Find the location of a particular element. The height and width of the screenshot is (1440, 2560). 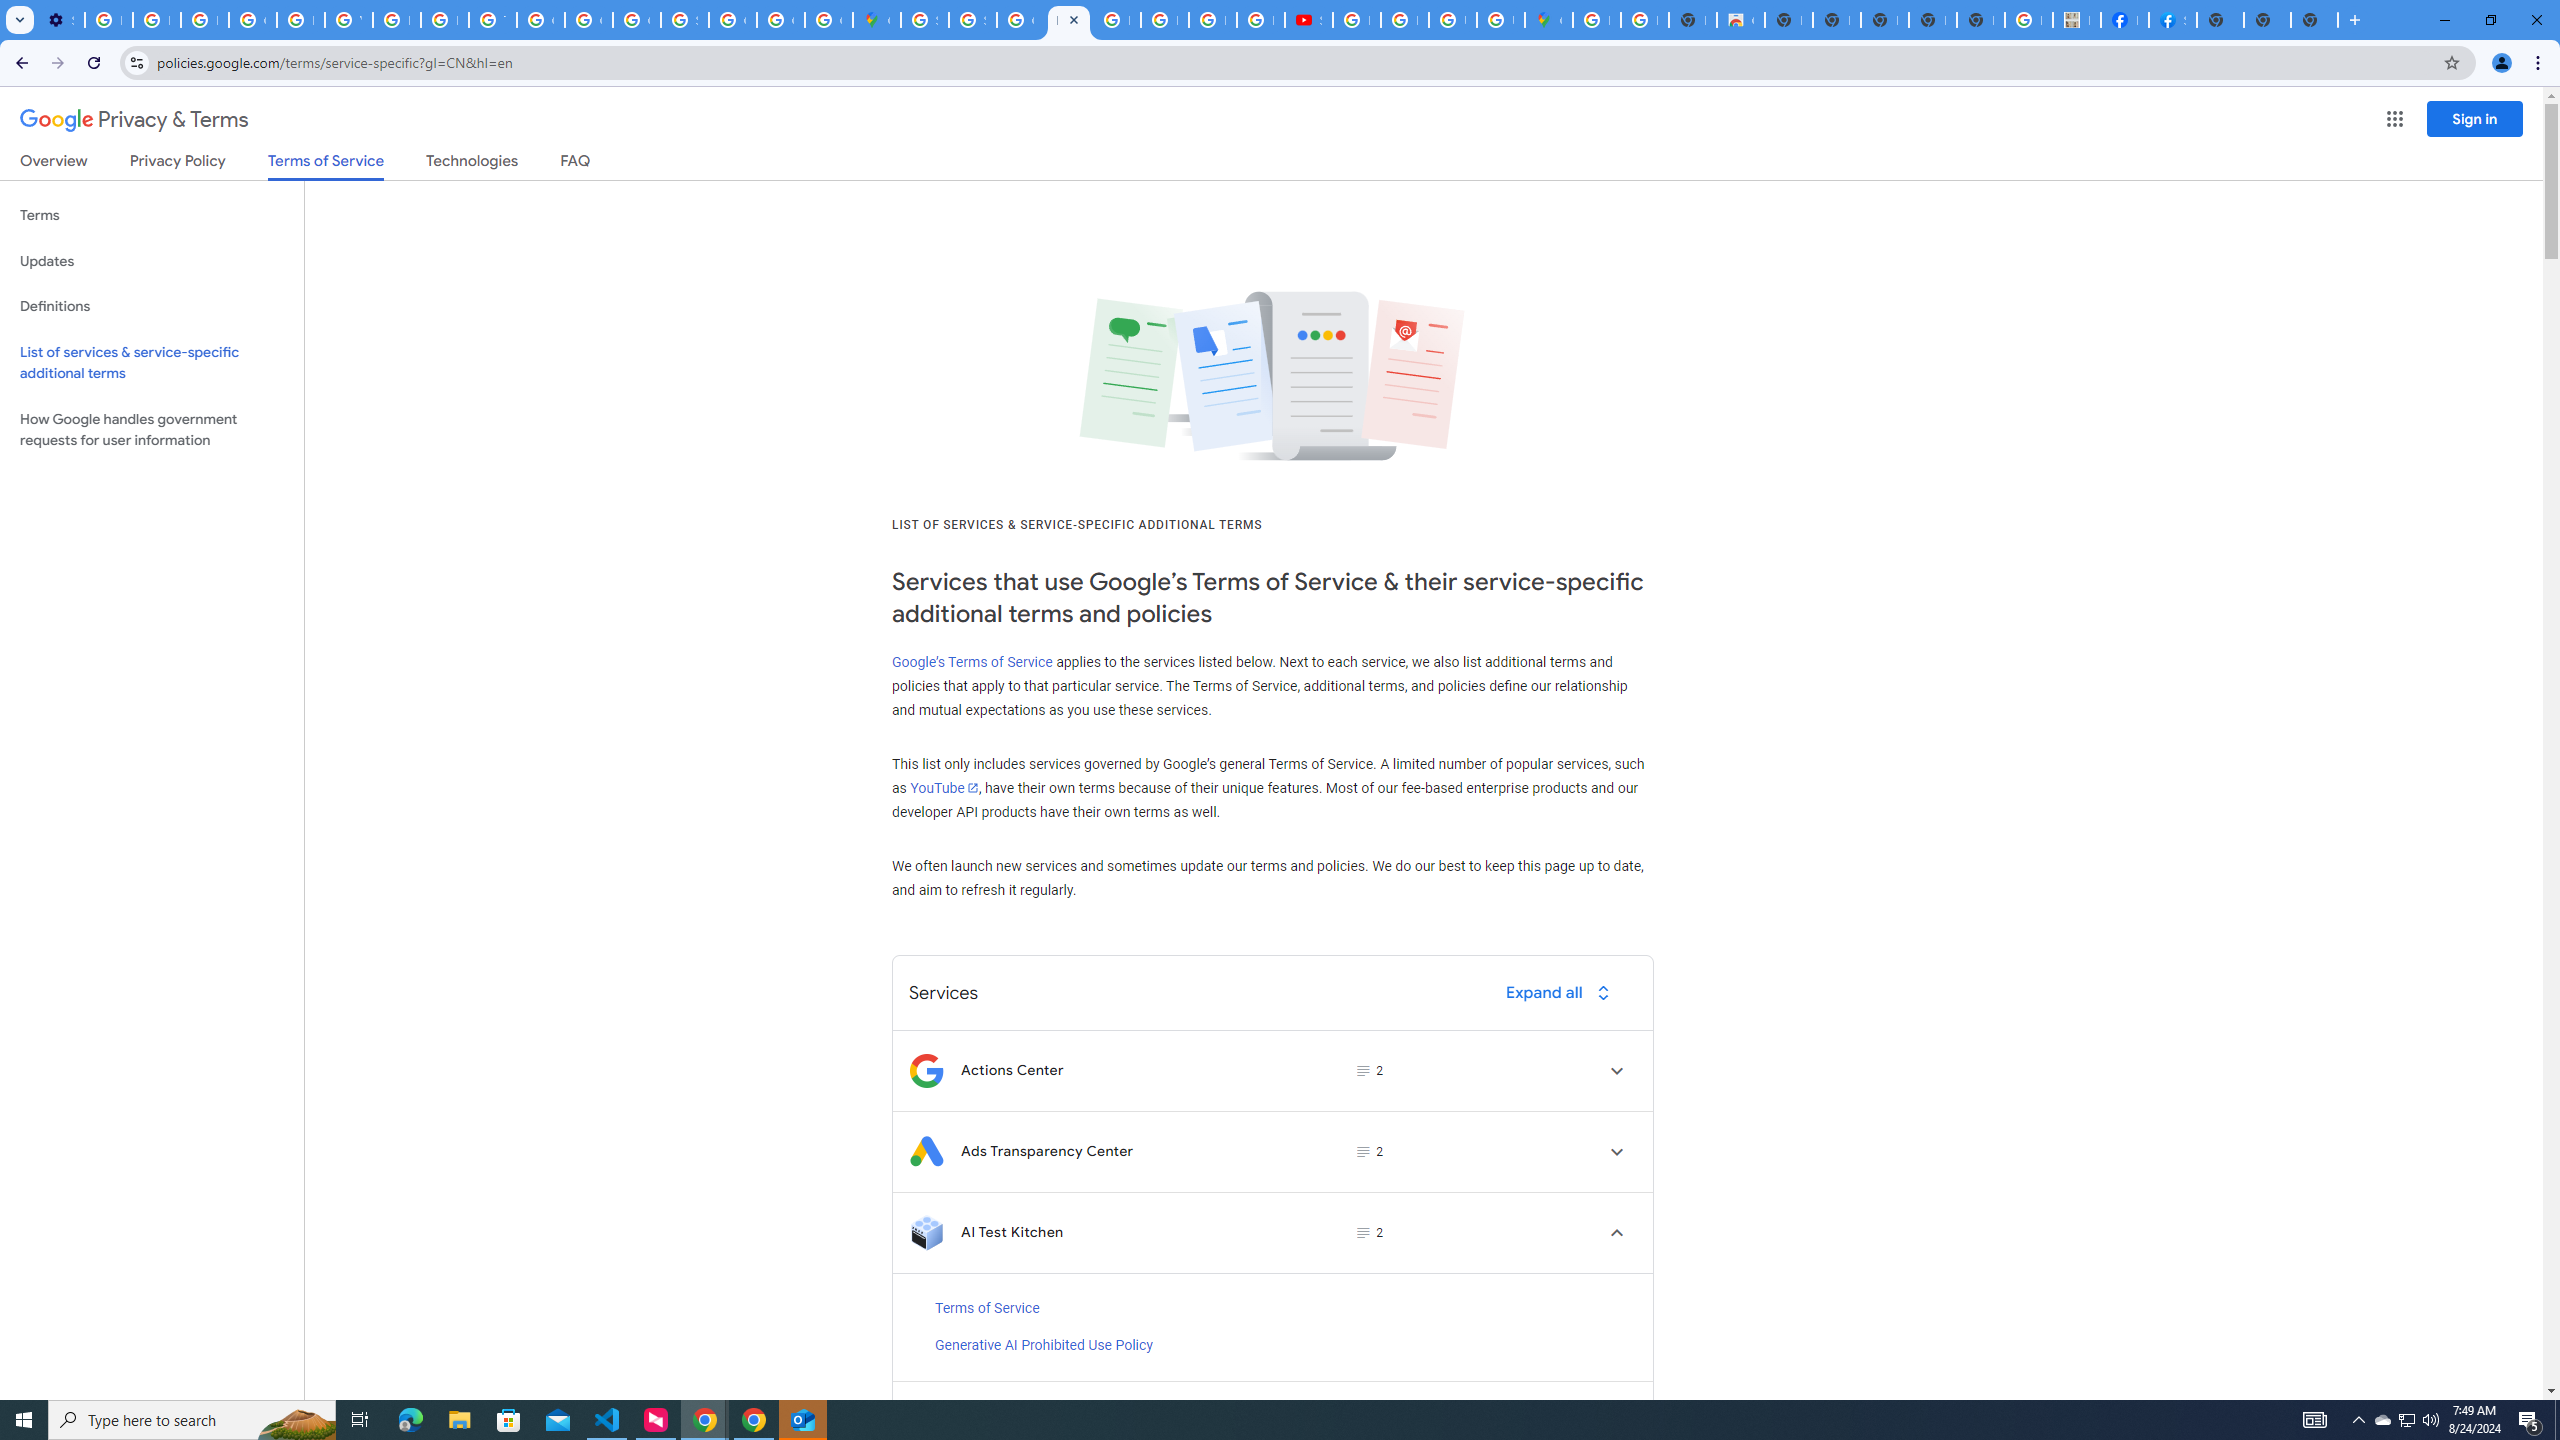

'Logo for AI Test Kitchen' is located at coordinates (925, 1232).